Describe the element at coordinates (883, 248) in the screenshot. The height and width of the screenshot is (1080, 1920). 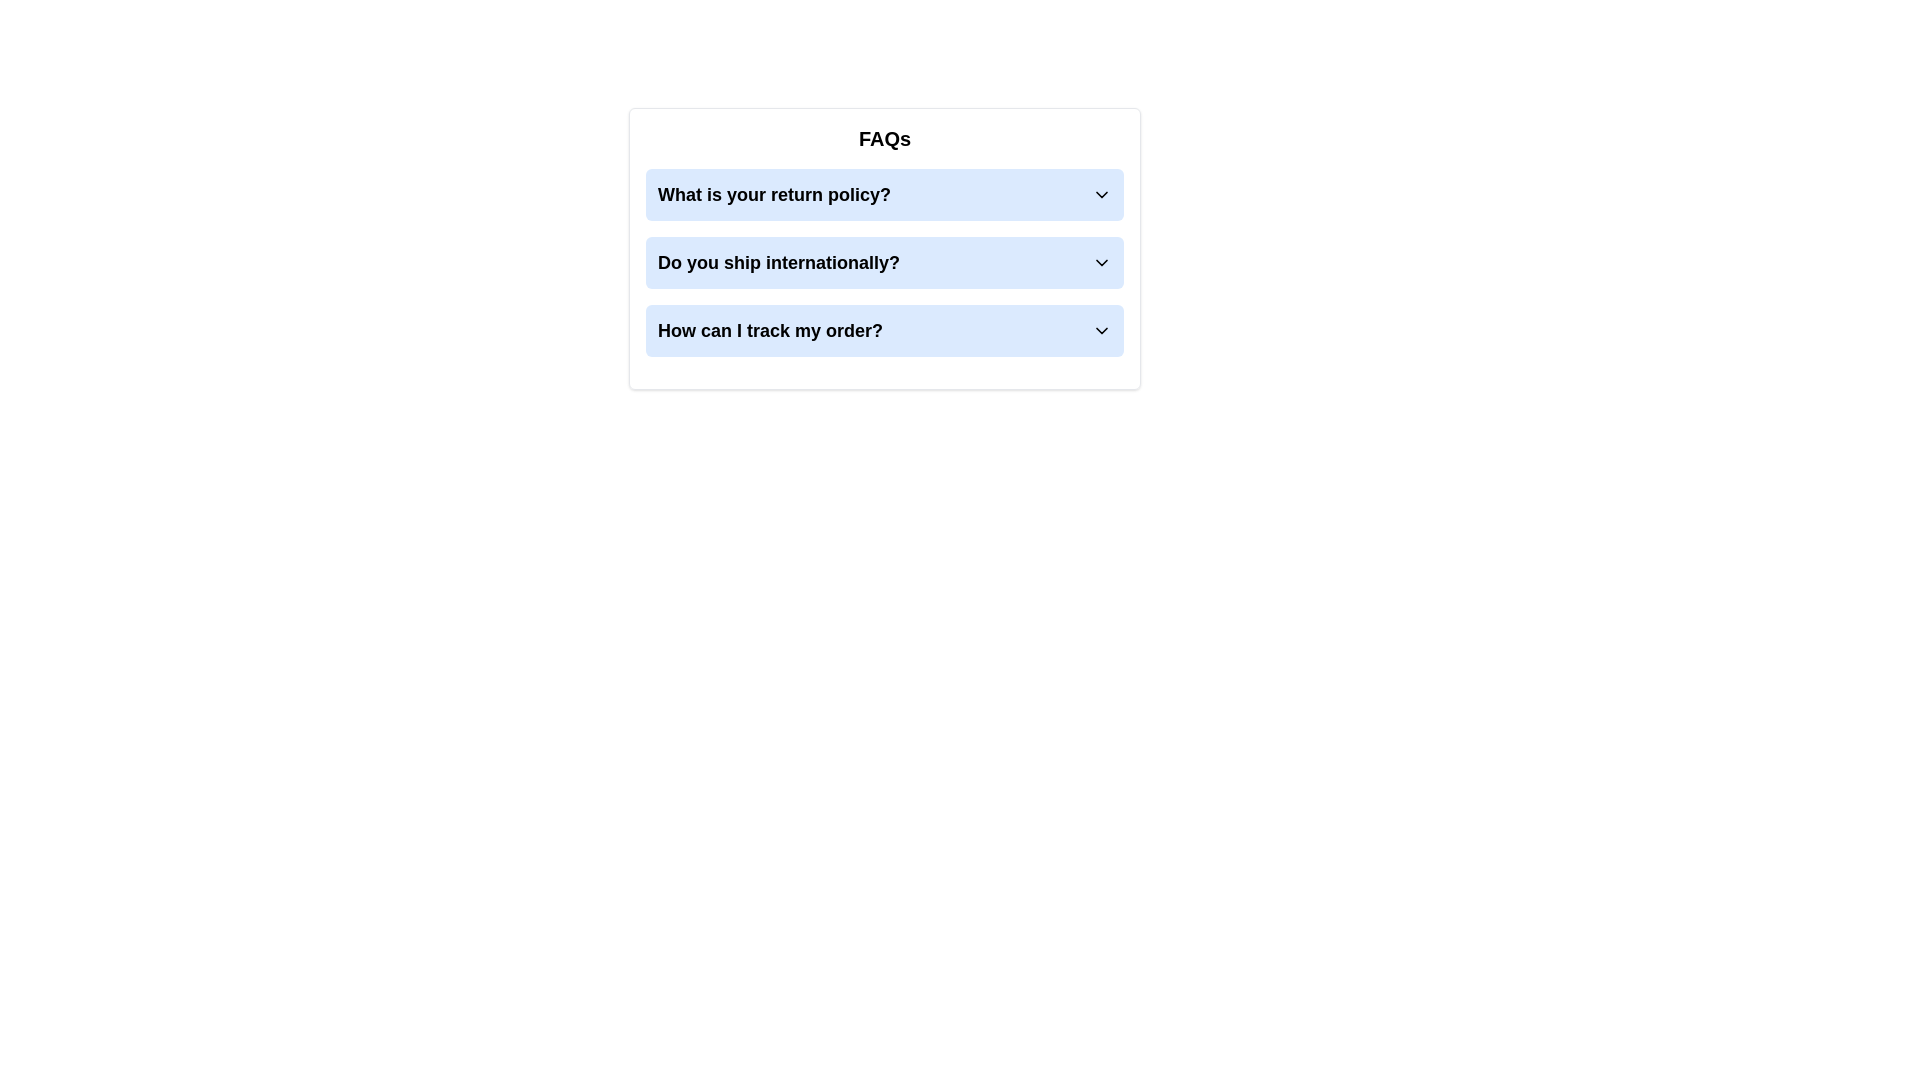
I see `the FAQ section element` at that location.